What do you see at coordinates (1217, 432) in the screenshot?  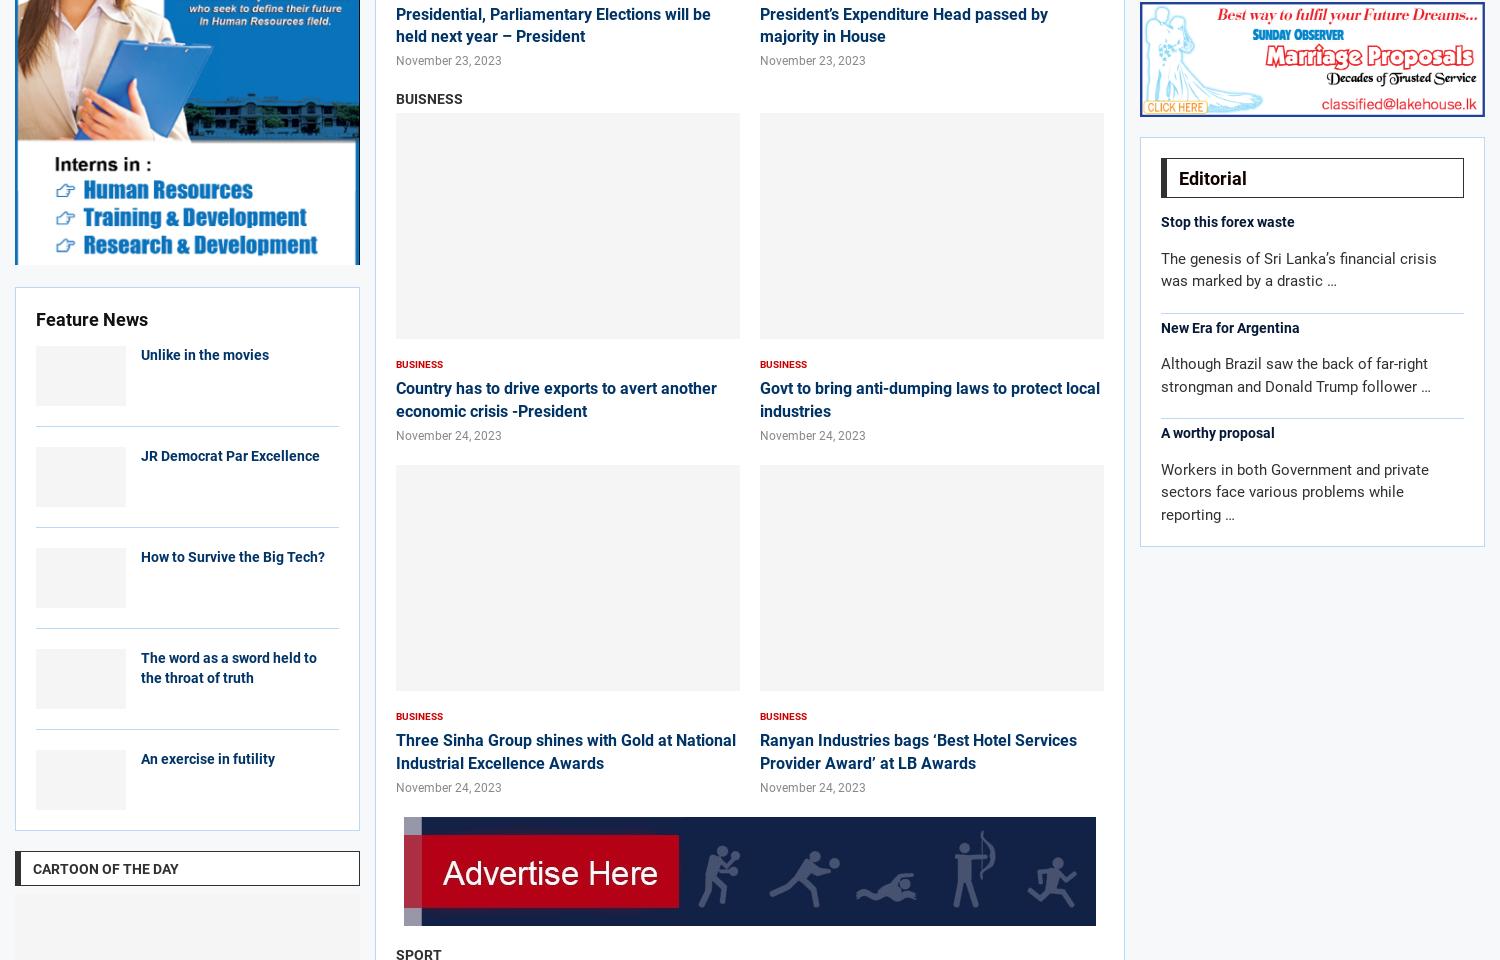 I see `'A worthy proposal'` at bounding box center [1217, 432].